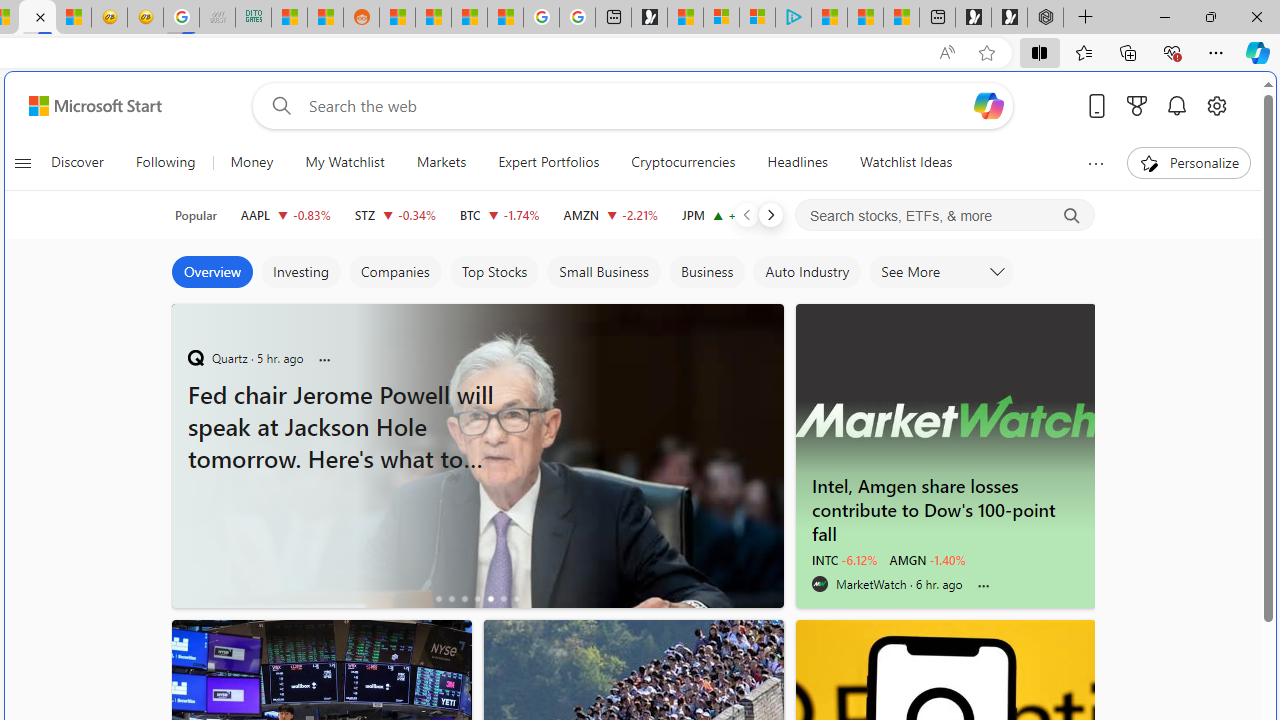 The image size is (1280, 720). What do you see at coordinates (397, 17) in the screenshot?
I see `'R******* | Trusted Community Engagement and Contributions'` at bounding box center [397, 17].